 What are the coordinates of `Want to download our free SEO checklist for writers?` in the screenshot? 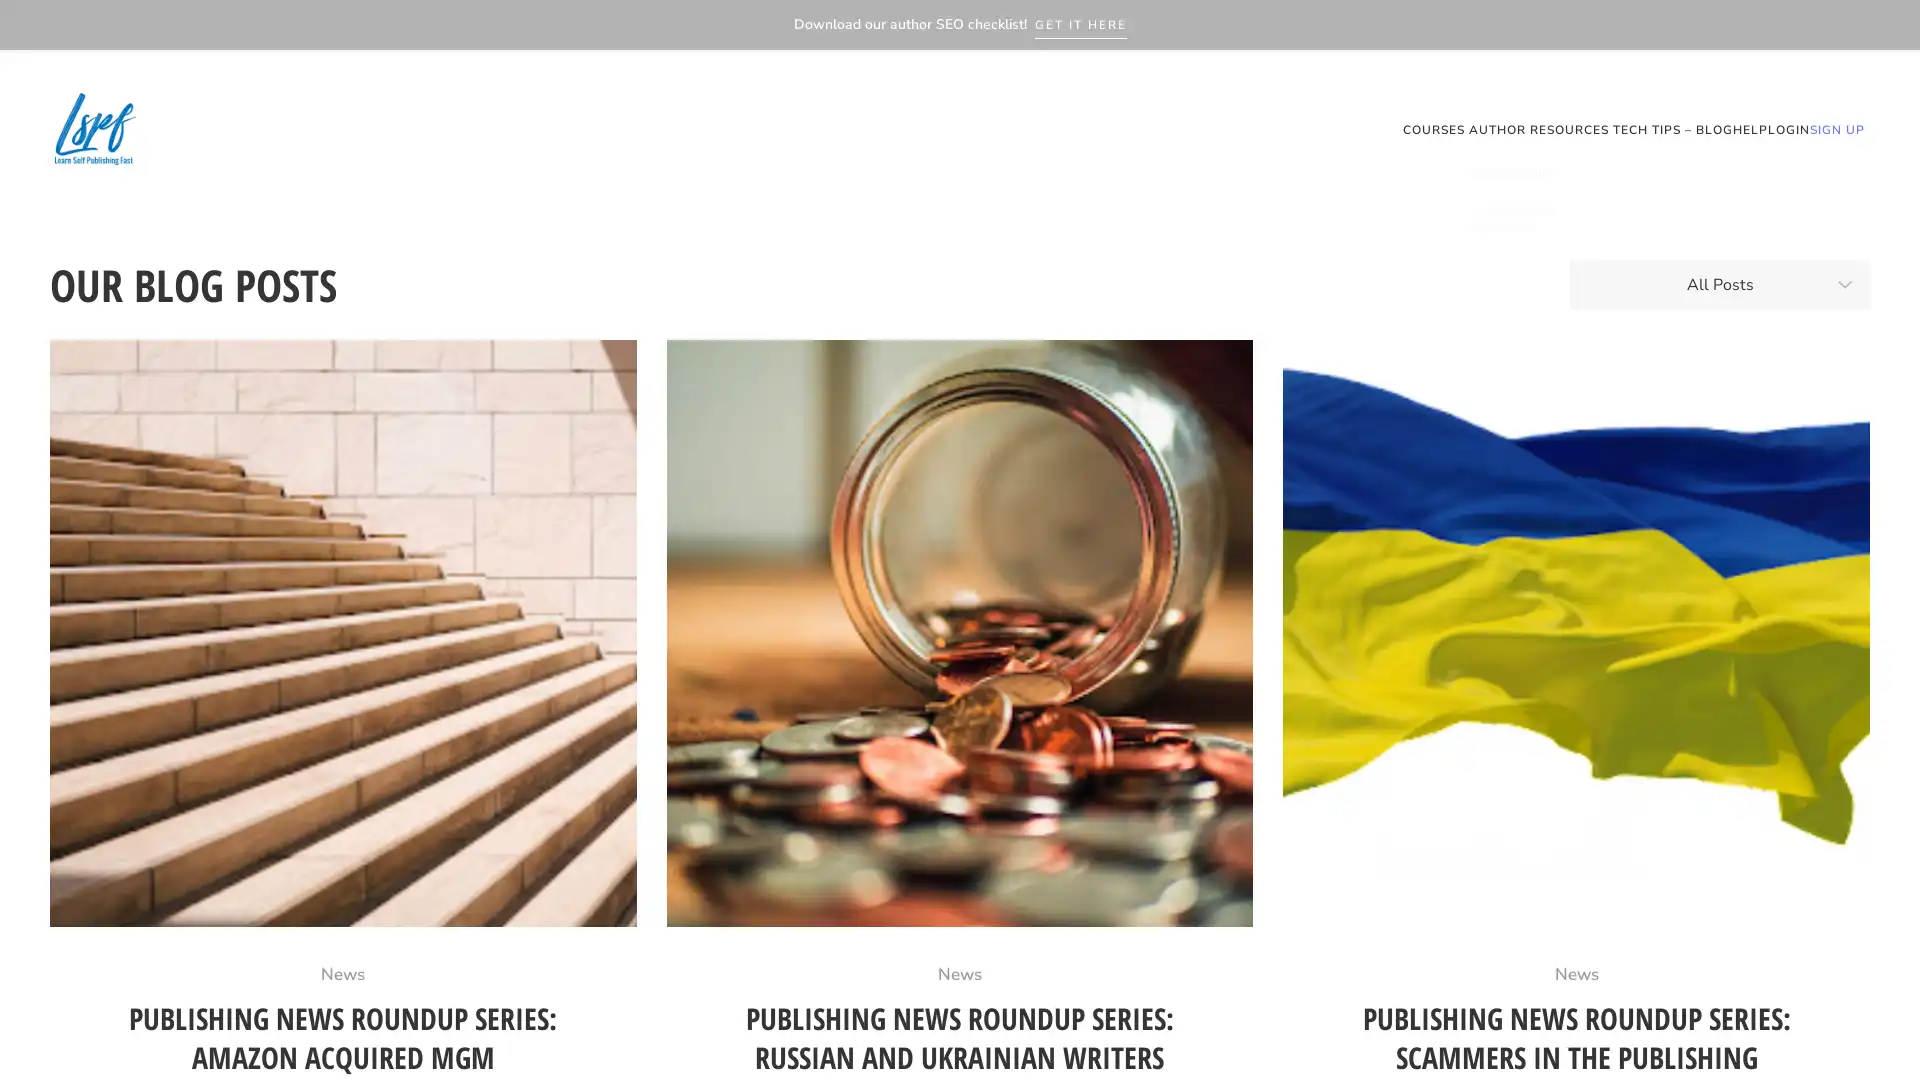 It's located at (1013, 500).